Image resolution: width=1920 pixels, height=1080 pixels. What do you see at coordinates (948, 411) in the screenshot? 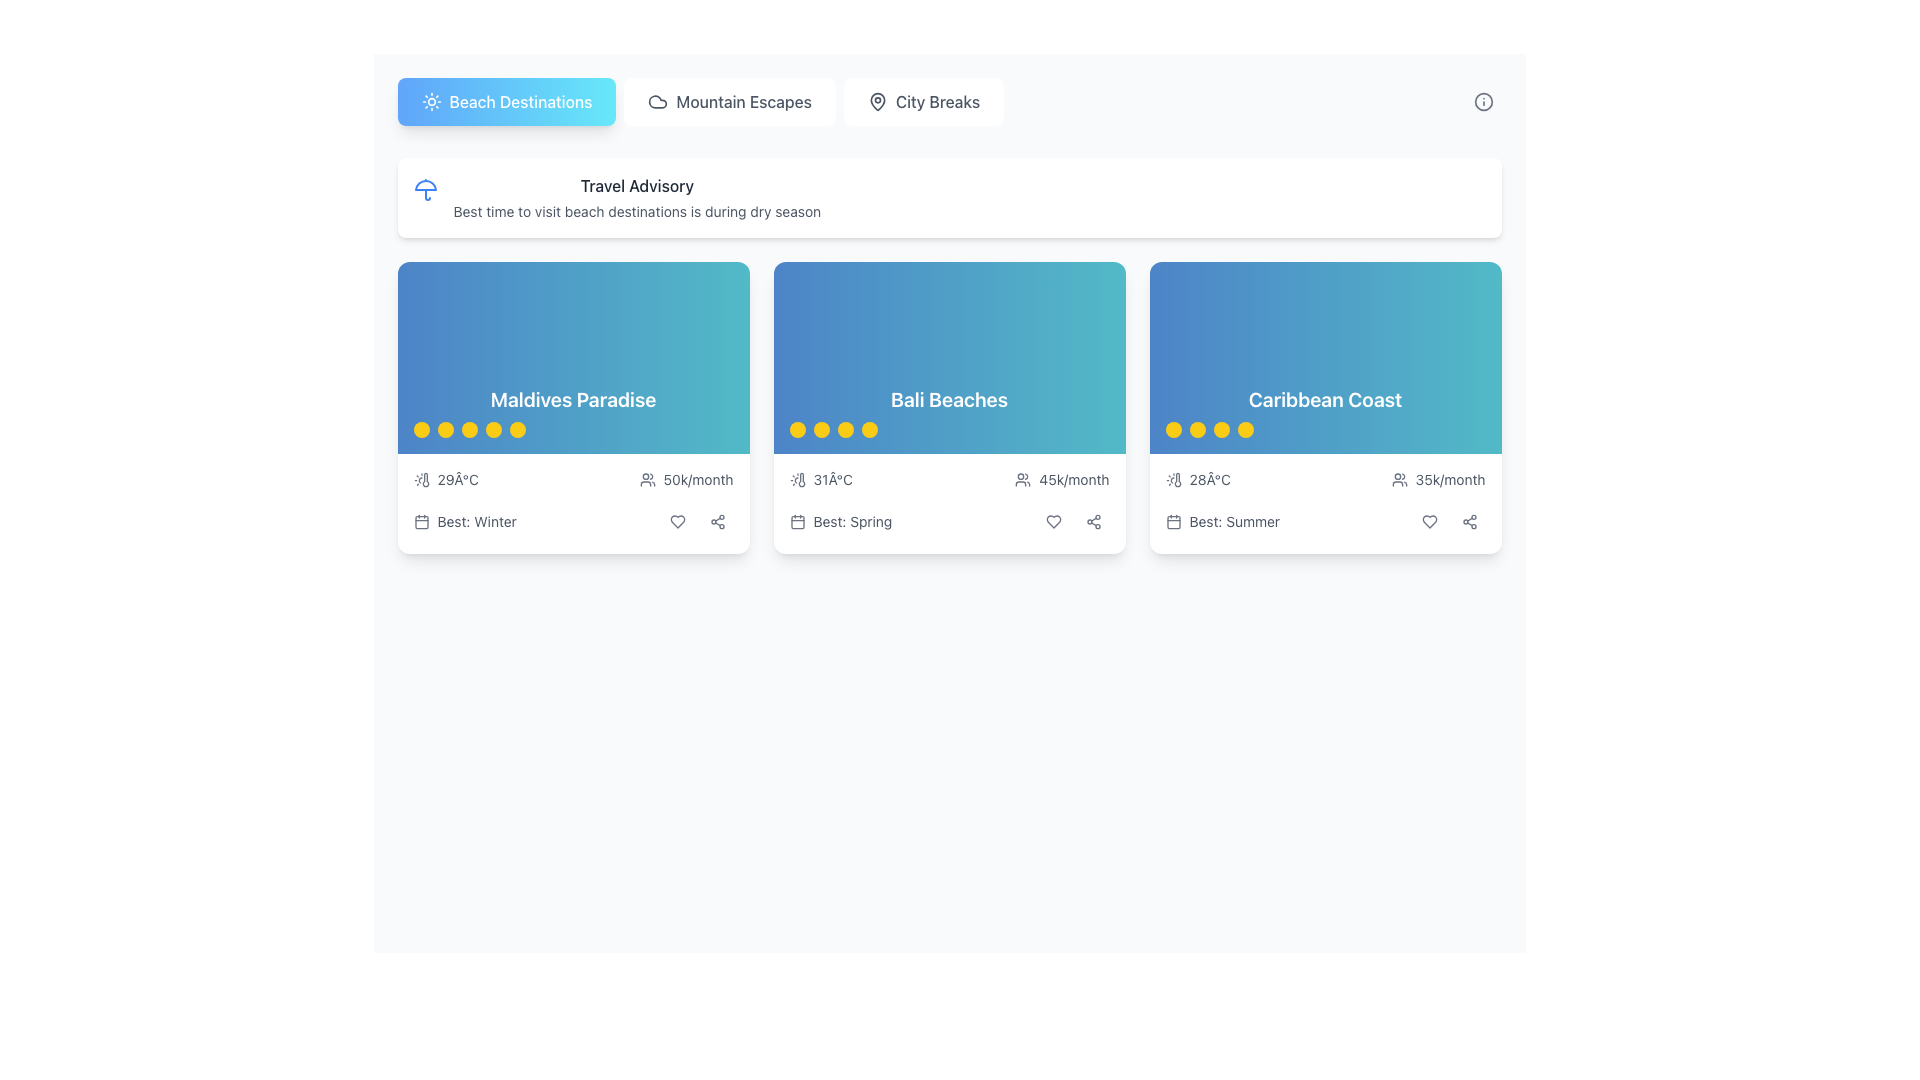
I see `the 'Bali Beaches' text label, which is a white bold font positioned above yellow rating icons in the middle card of a triplet arrangement` at bounding box center [948, 411].